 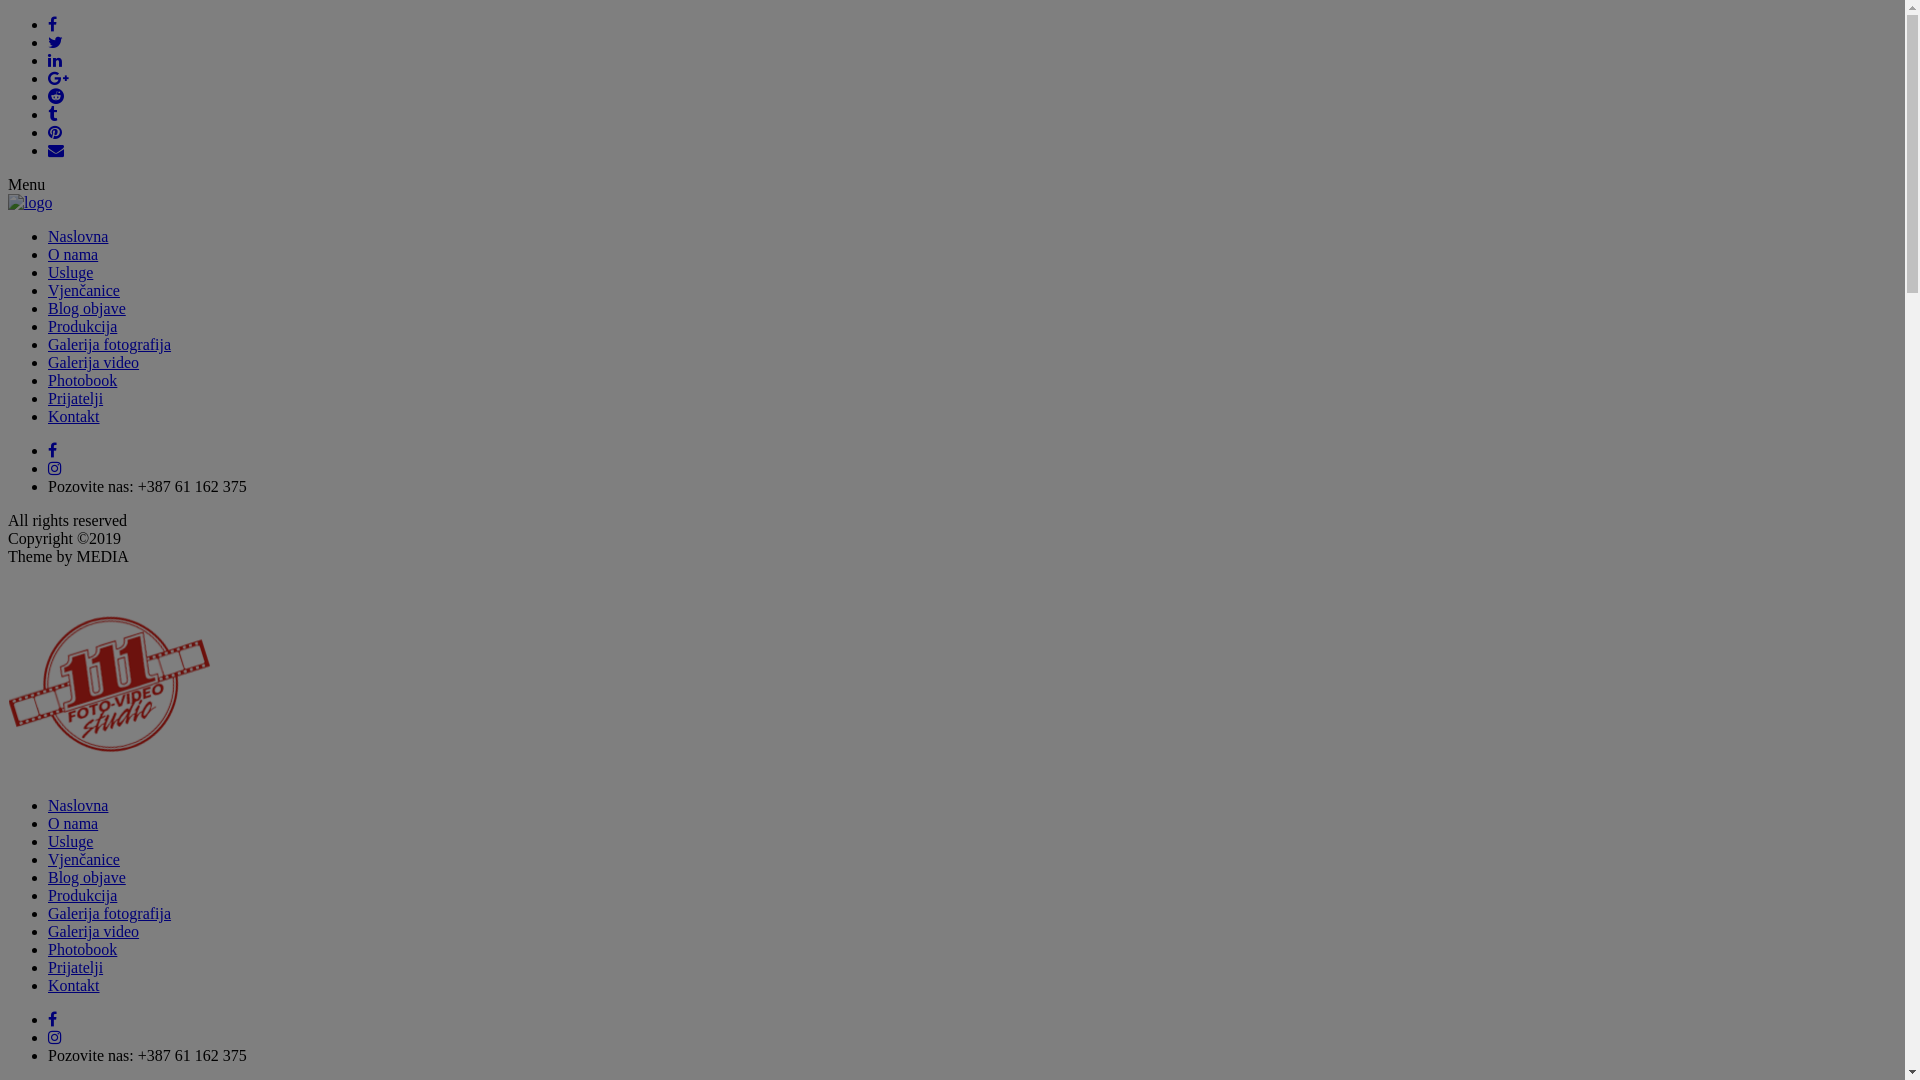 I want to click on 'Instagram', so click(x=54, y=1036).